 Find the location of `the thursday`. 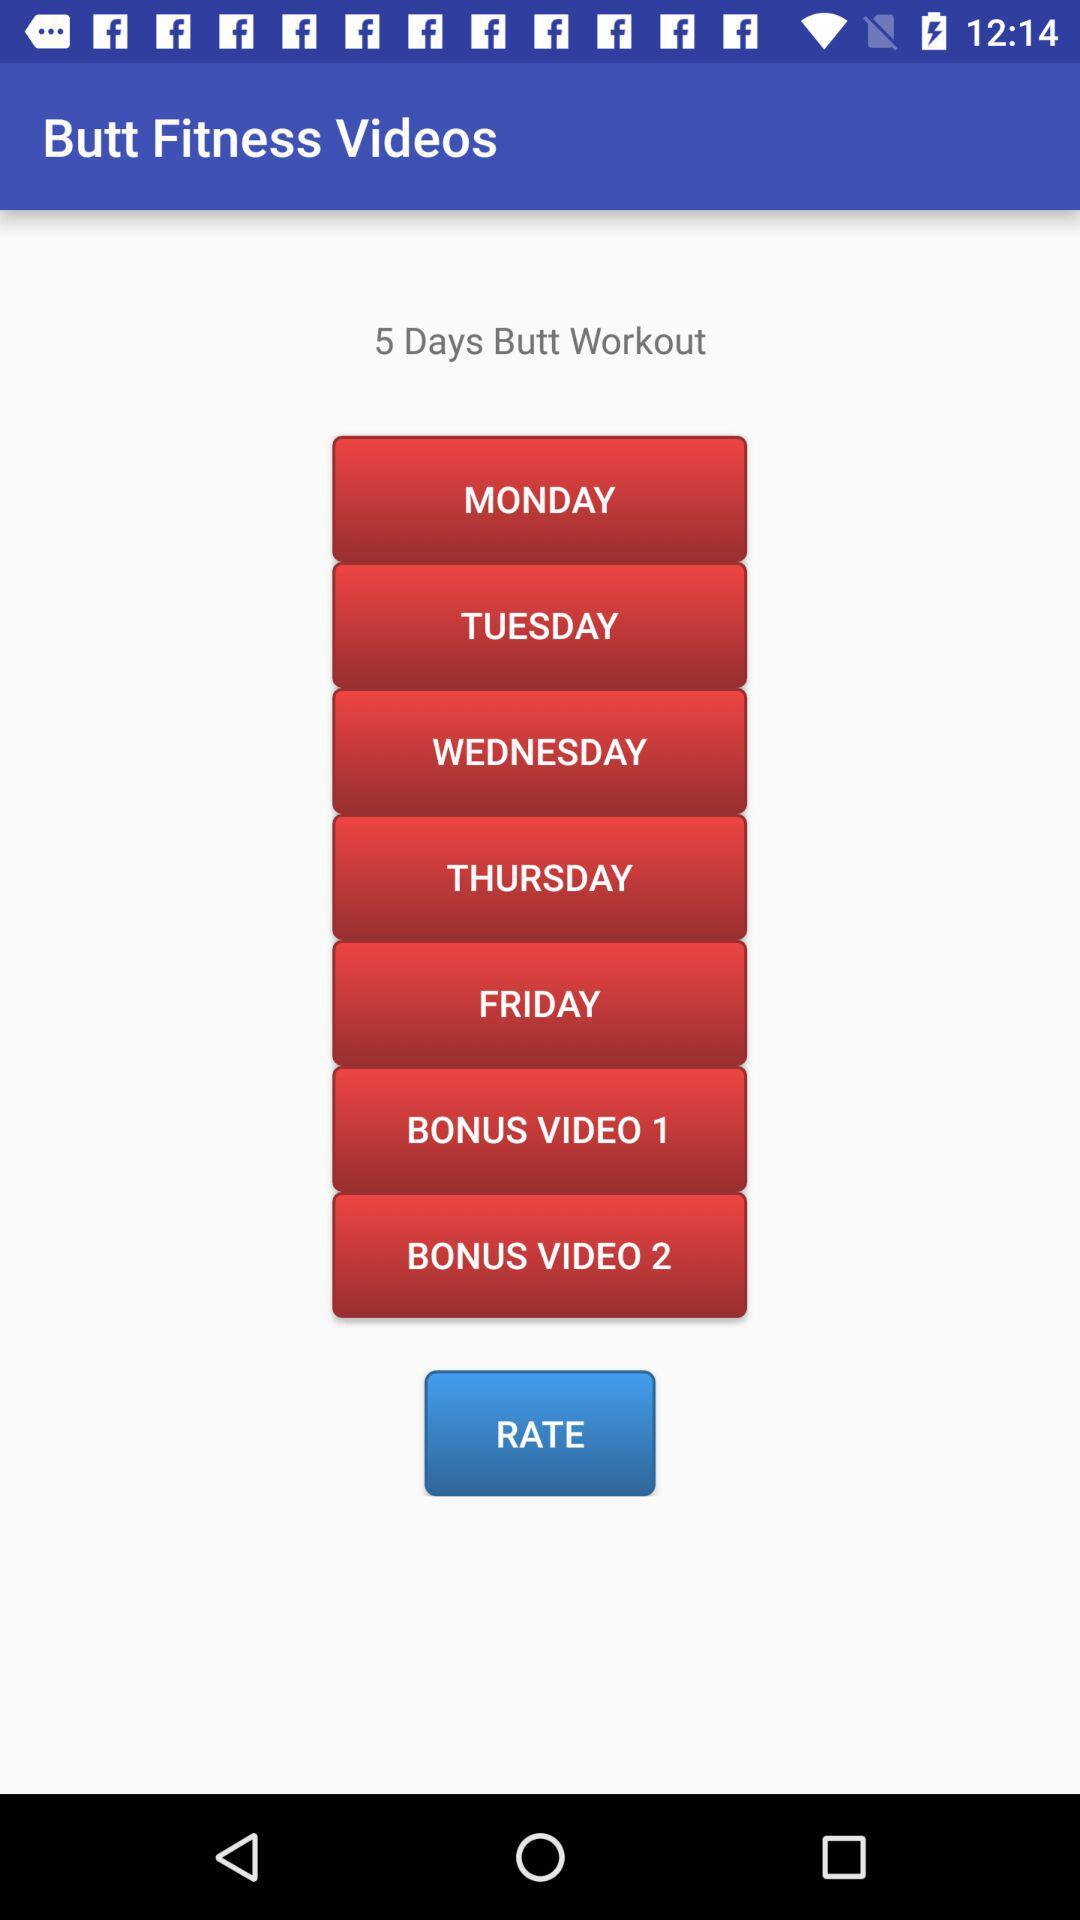

the thursday is located at coordinates (538, 876).